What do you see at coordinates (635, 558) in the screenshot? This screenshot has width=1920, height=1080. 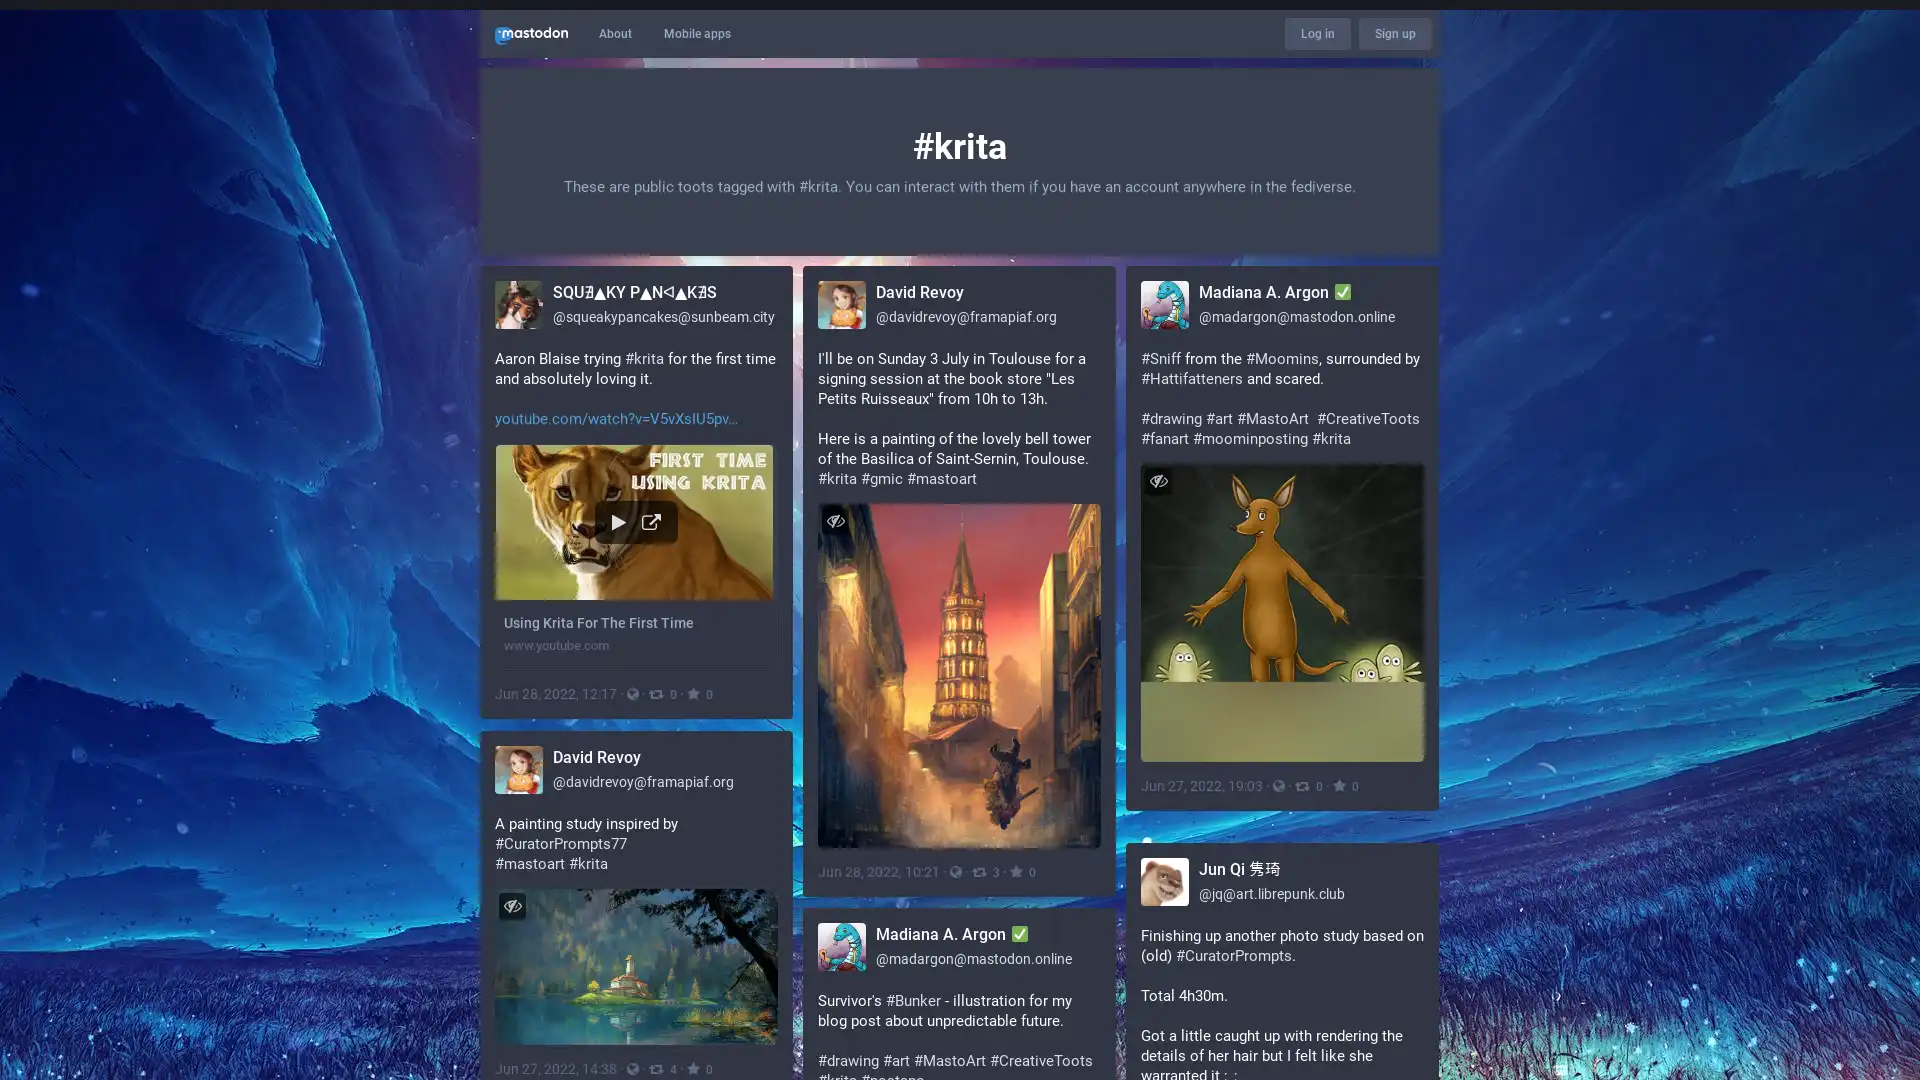 I see `Using Krita For The First Time www.youtube.com` at bounding box center [635, 558].